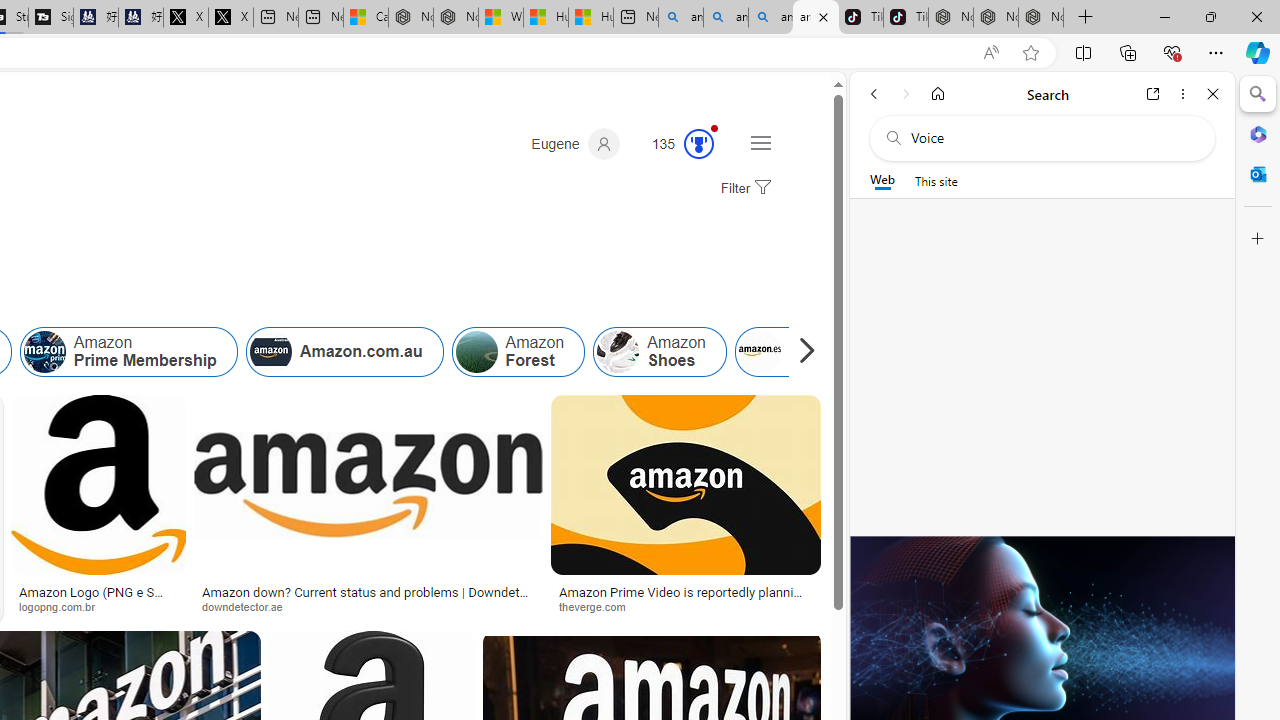 This screenshot has height=720, width=1280. Describe the element at coordinates (937, 93) in the screenshot. I see `'Home'` at that location.